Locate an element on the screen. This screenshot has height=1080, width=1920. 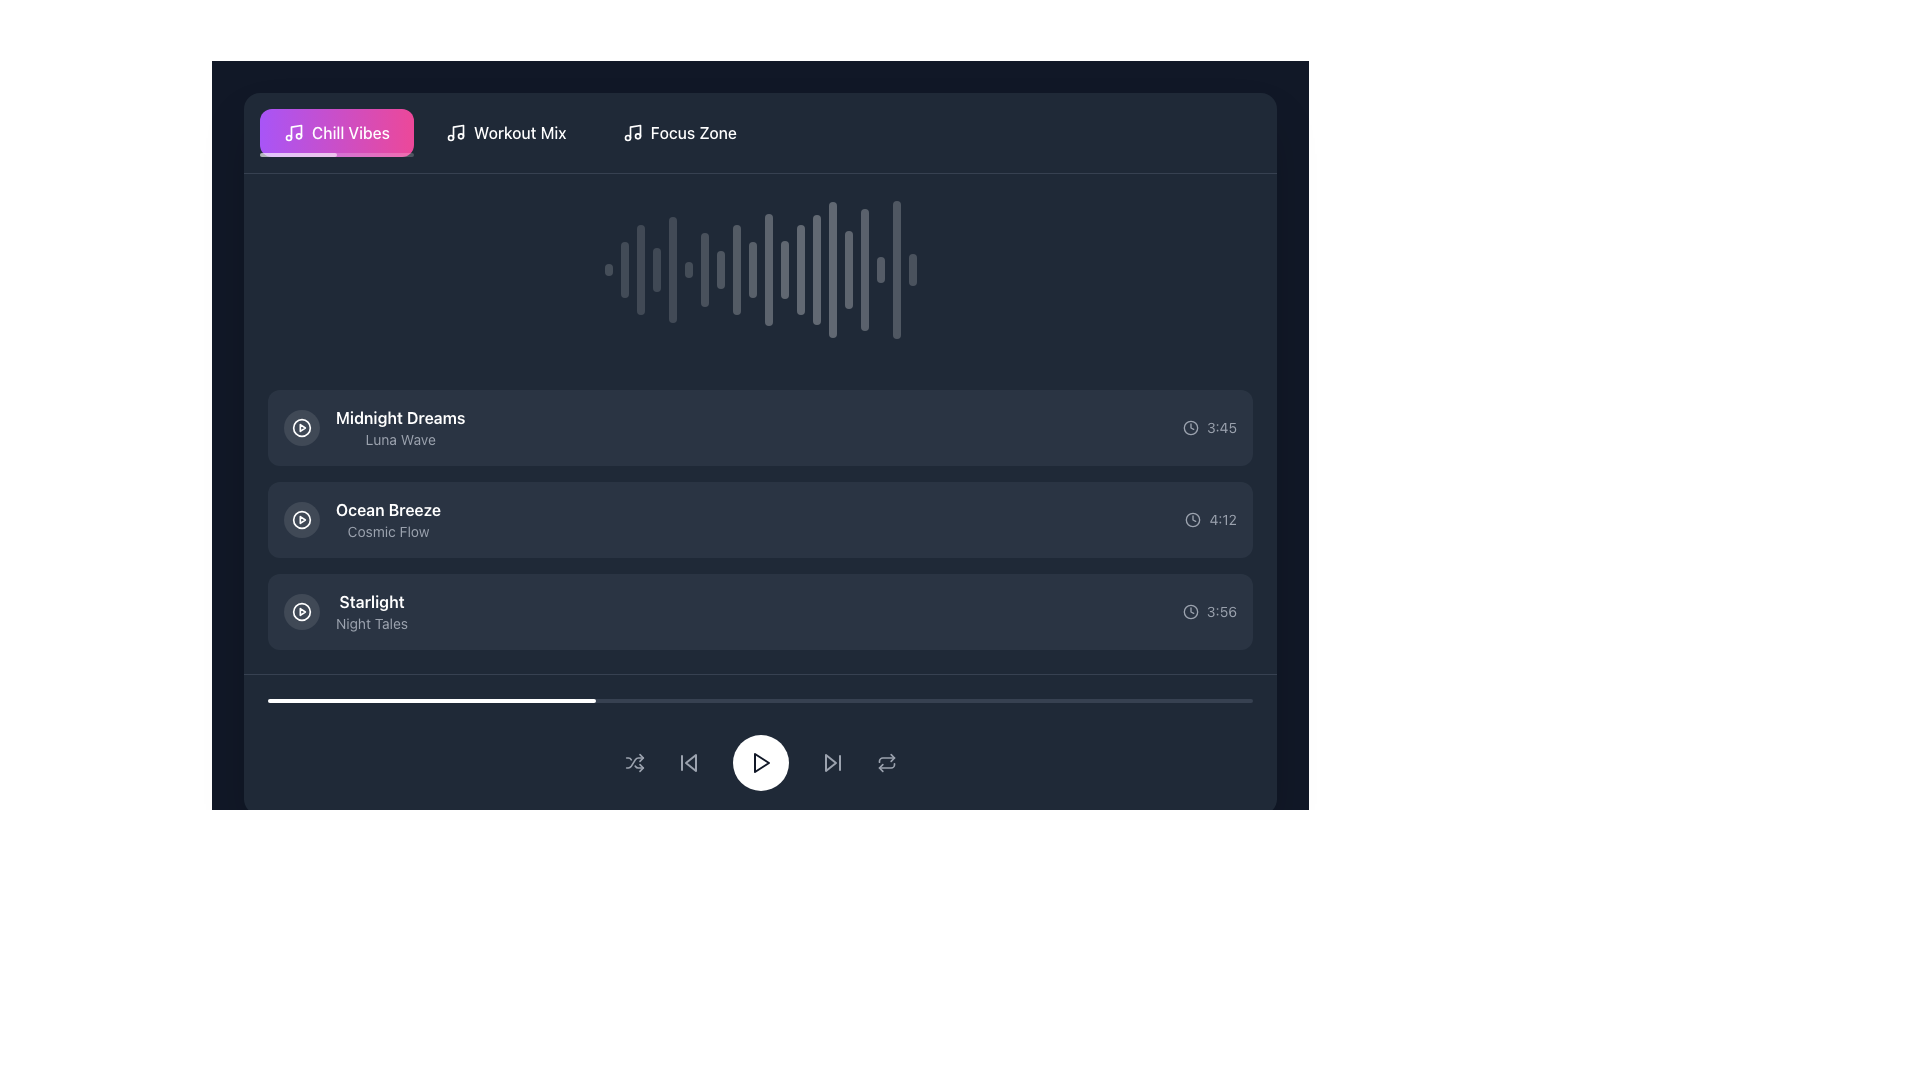
the ninth vertical waveform bar in the series, which visually represents audio amplitude at a specific time point is located at coordinates (735, 270).